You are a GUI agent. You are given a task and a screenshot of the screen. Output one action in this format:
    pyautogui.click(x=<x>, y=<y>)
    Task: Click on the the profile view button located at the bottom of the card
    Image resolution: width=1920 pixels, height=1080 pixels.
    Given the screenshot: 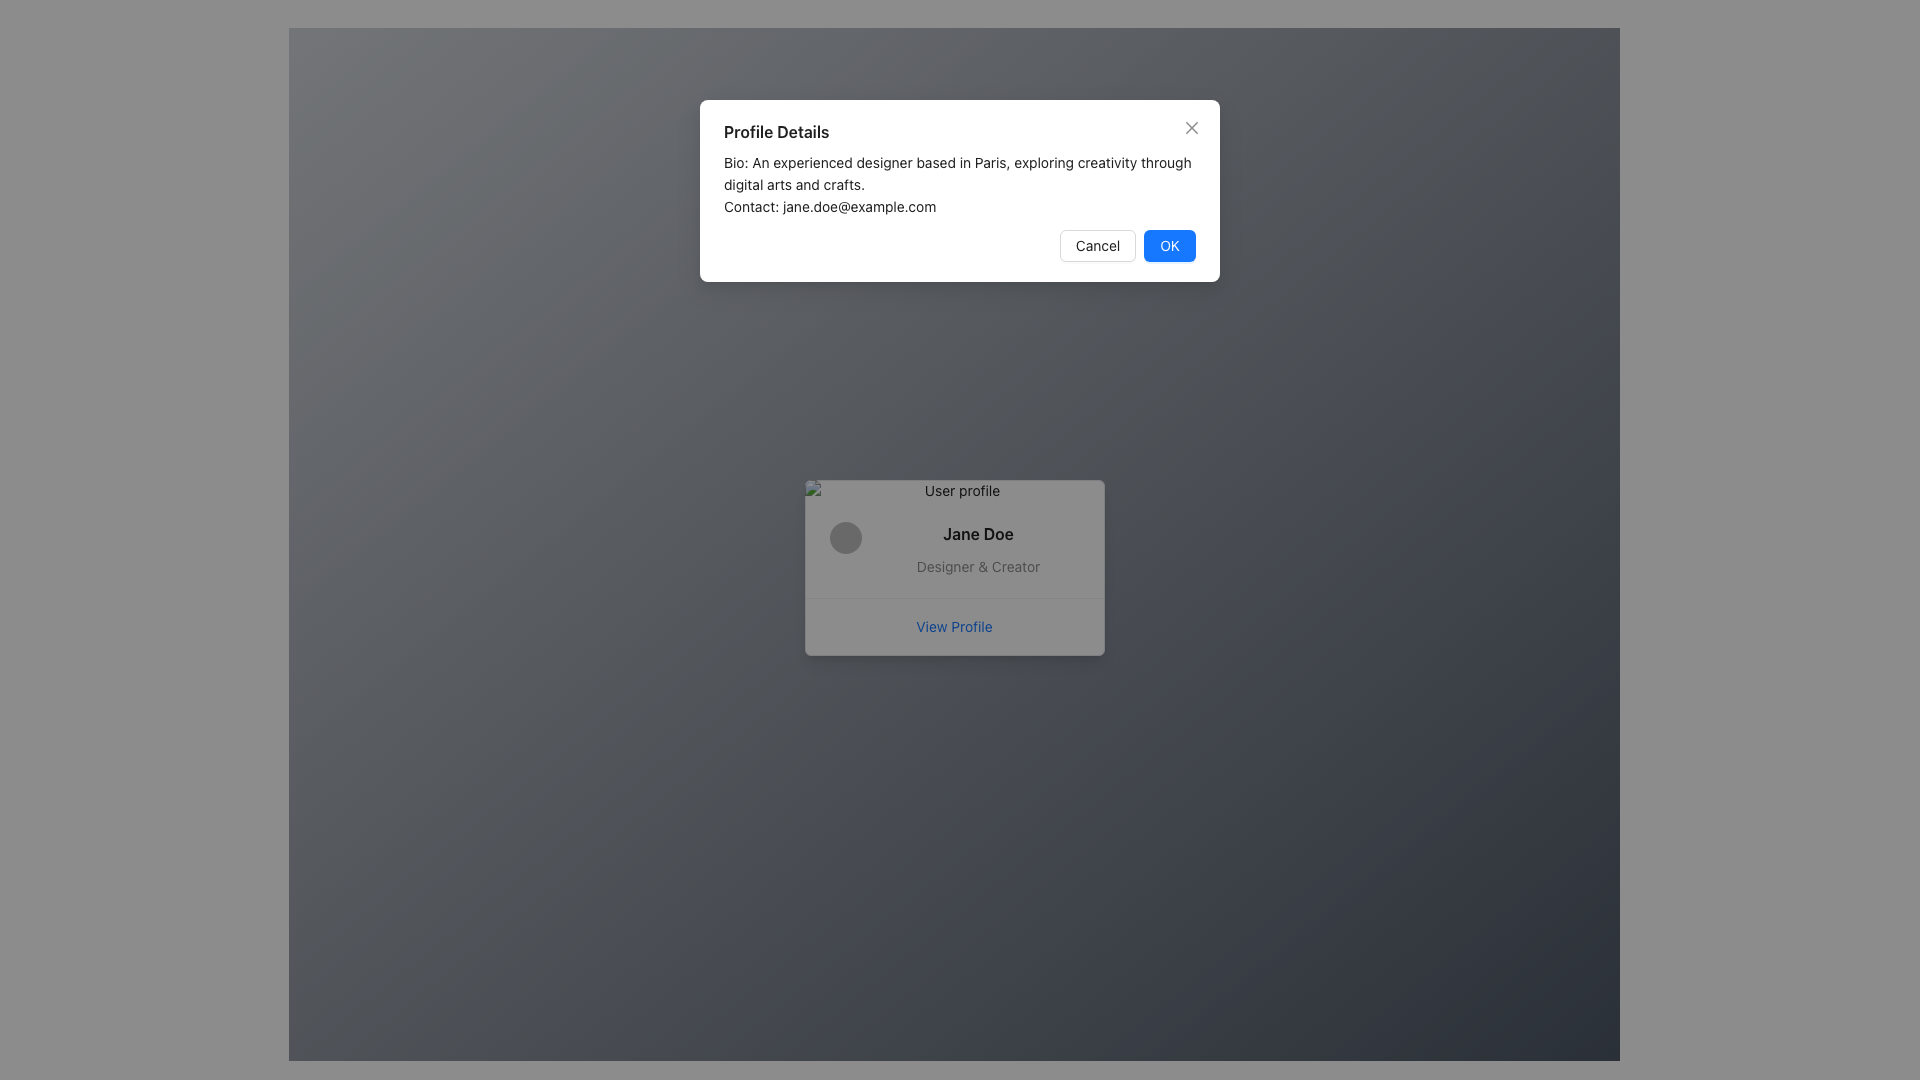 What is the action you would take?
    pyautogui.click(x=953, y=625)
    